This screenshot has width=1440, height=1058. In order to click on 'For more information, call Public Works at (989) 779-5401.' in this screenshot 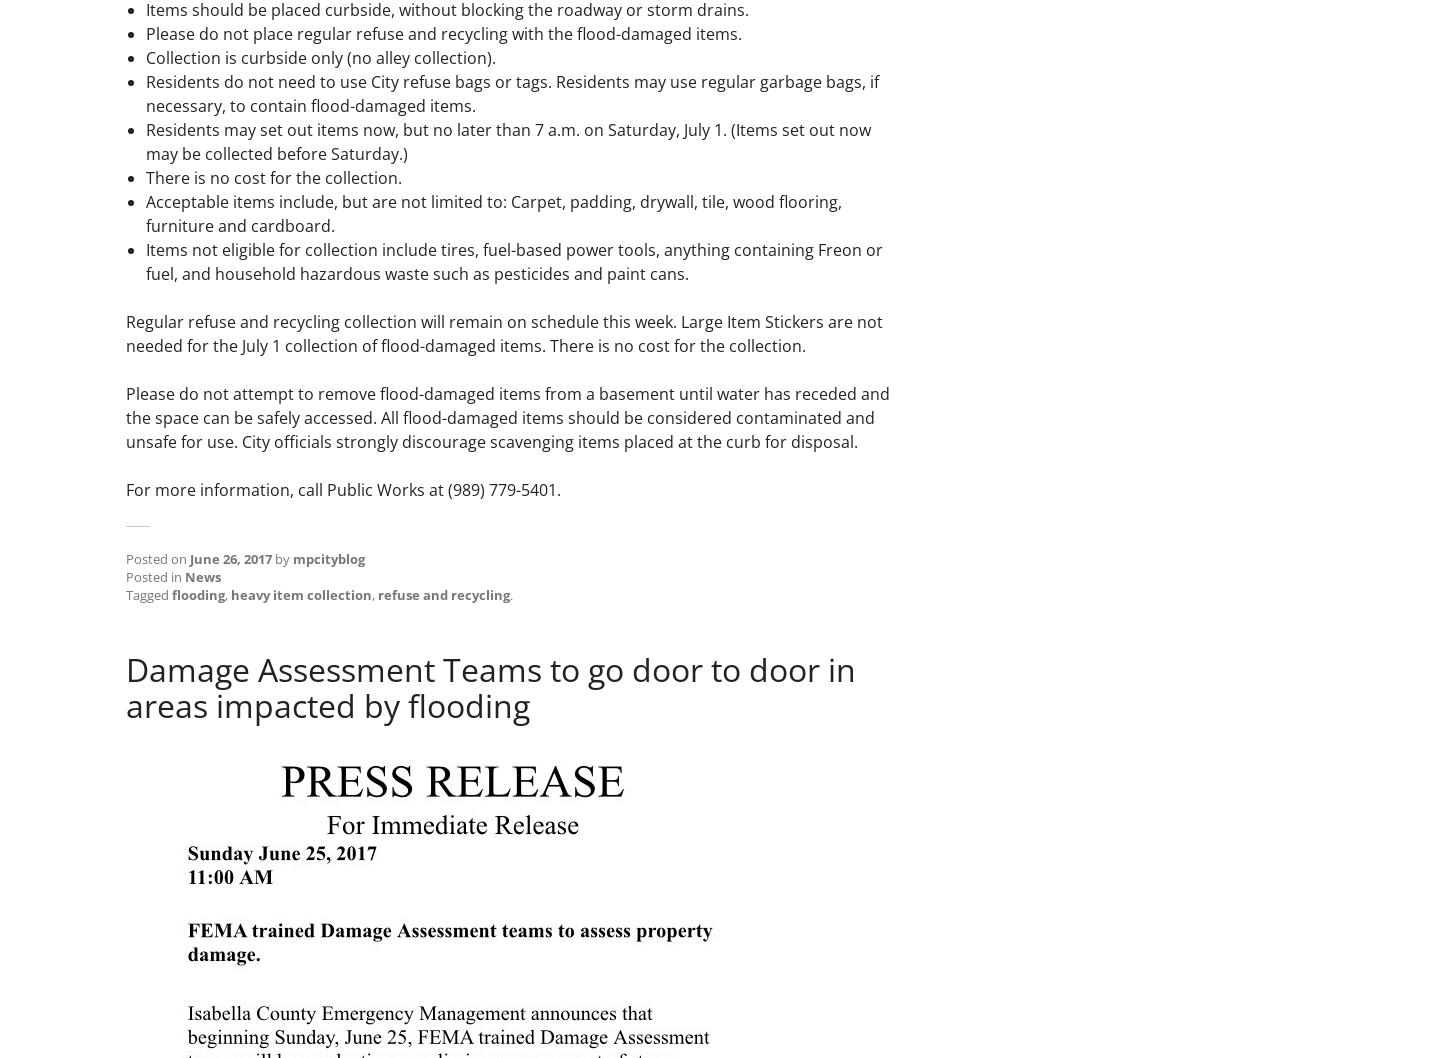, I will do `click(124, 488)`.